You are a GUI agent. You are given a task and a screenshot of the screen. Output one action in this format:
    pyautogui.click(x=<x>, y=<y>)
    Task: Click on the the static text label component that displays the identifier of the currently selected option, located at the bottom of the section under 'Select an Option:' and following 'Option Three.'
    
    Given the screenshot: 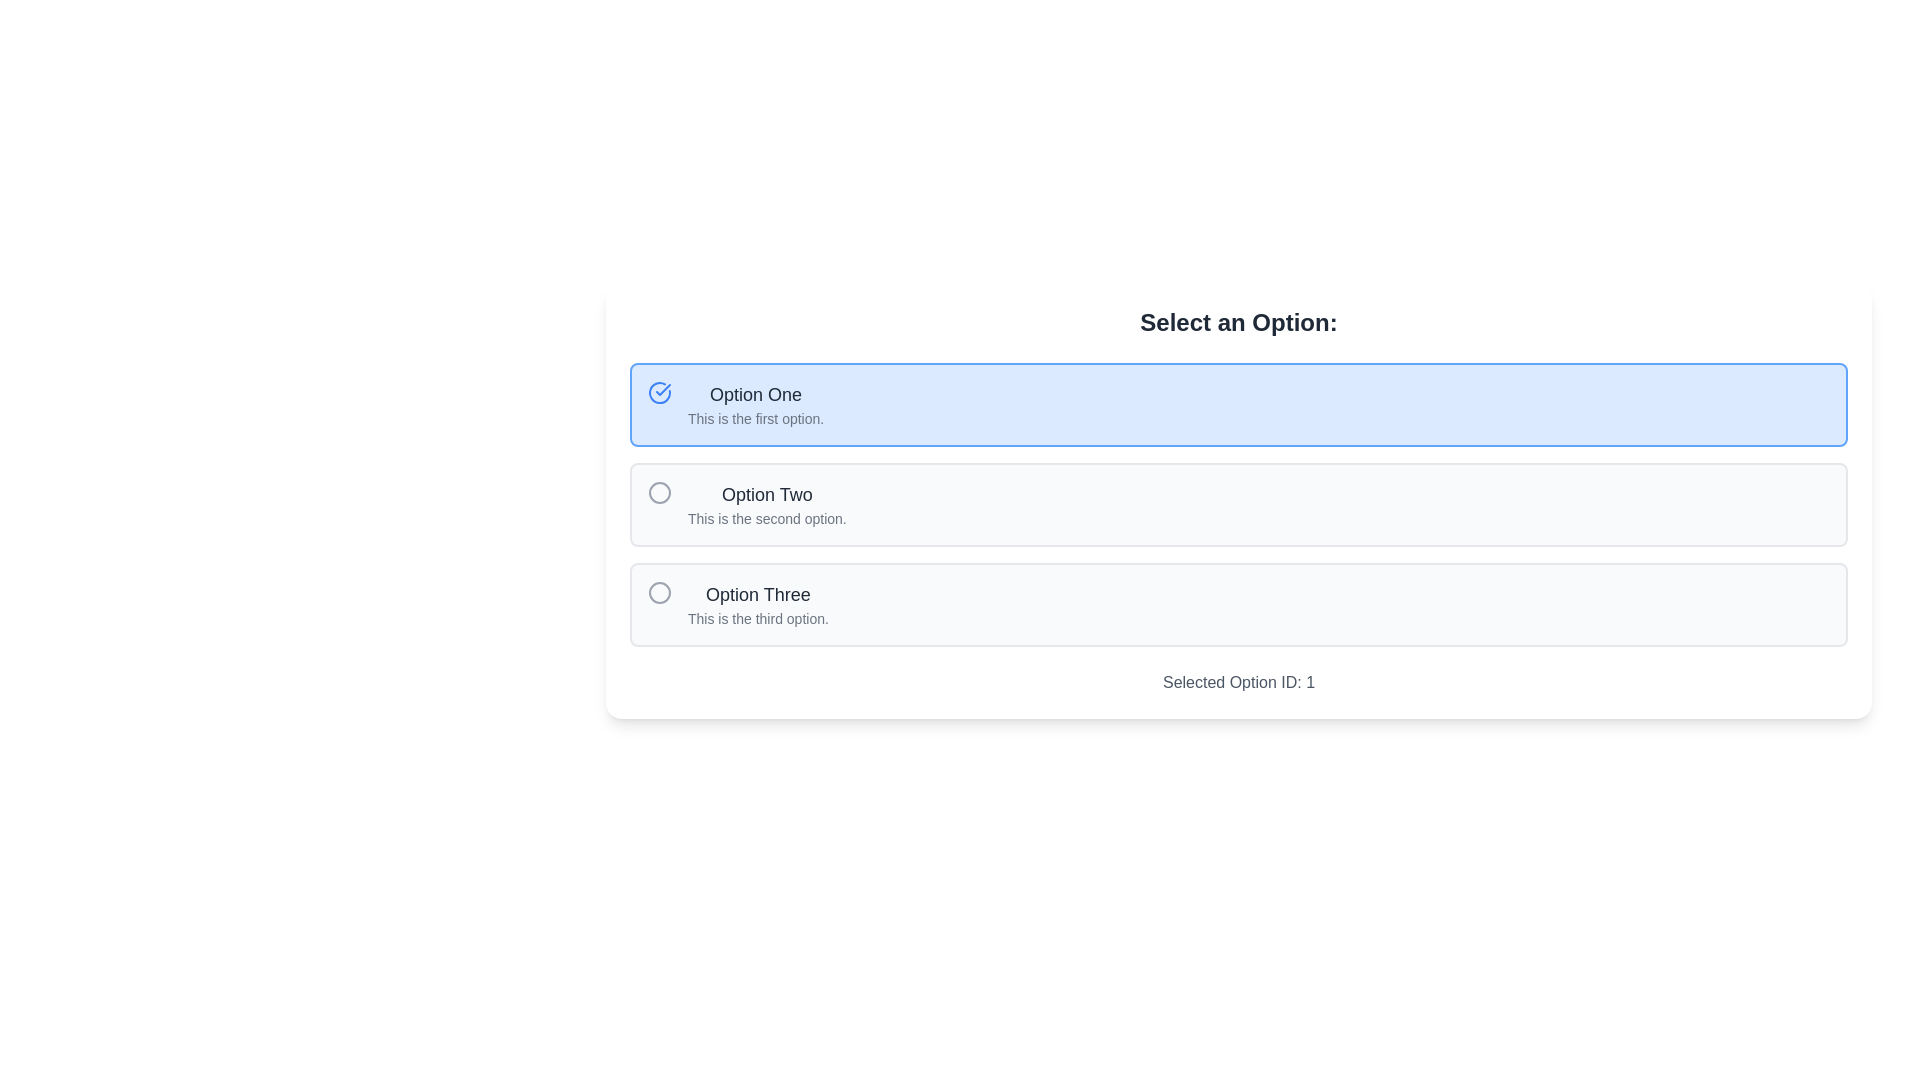 What is the action you would take?
    pyautogui.click(x=1237, y=681)
    